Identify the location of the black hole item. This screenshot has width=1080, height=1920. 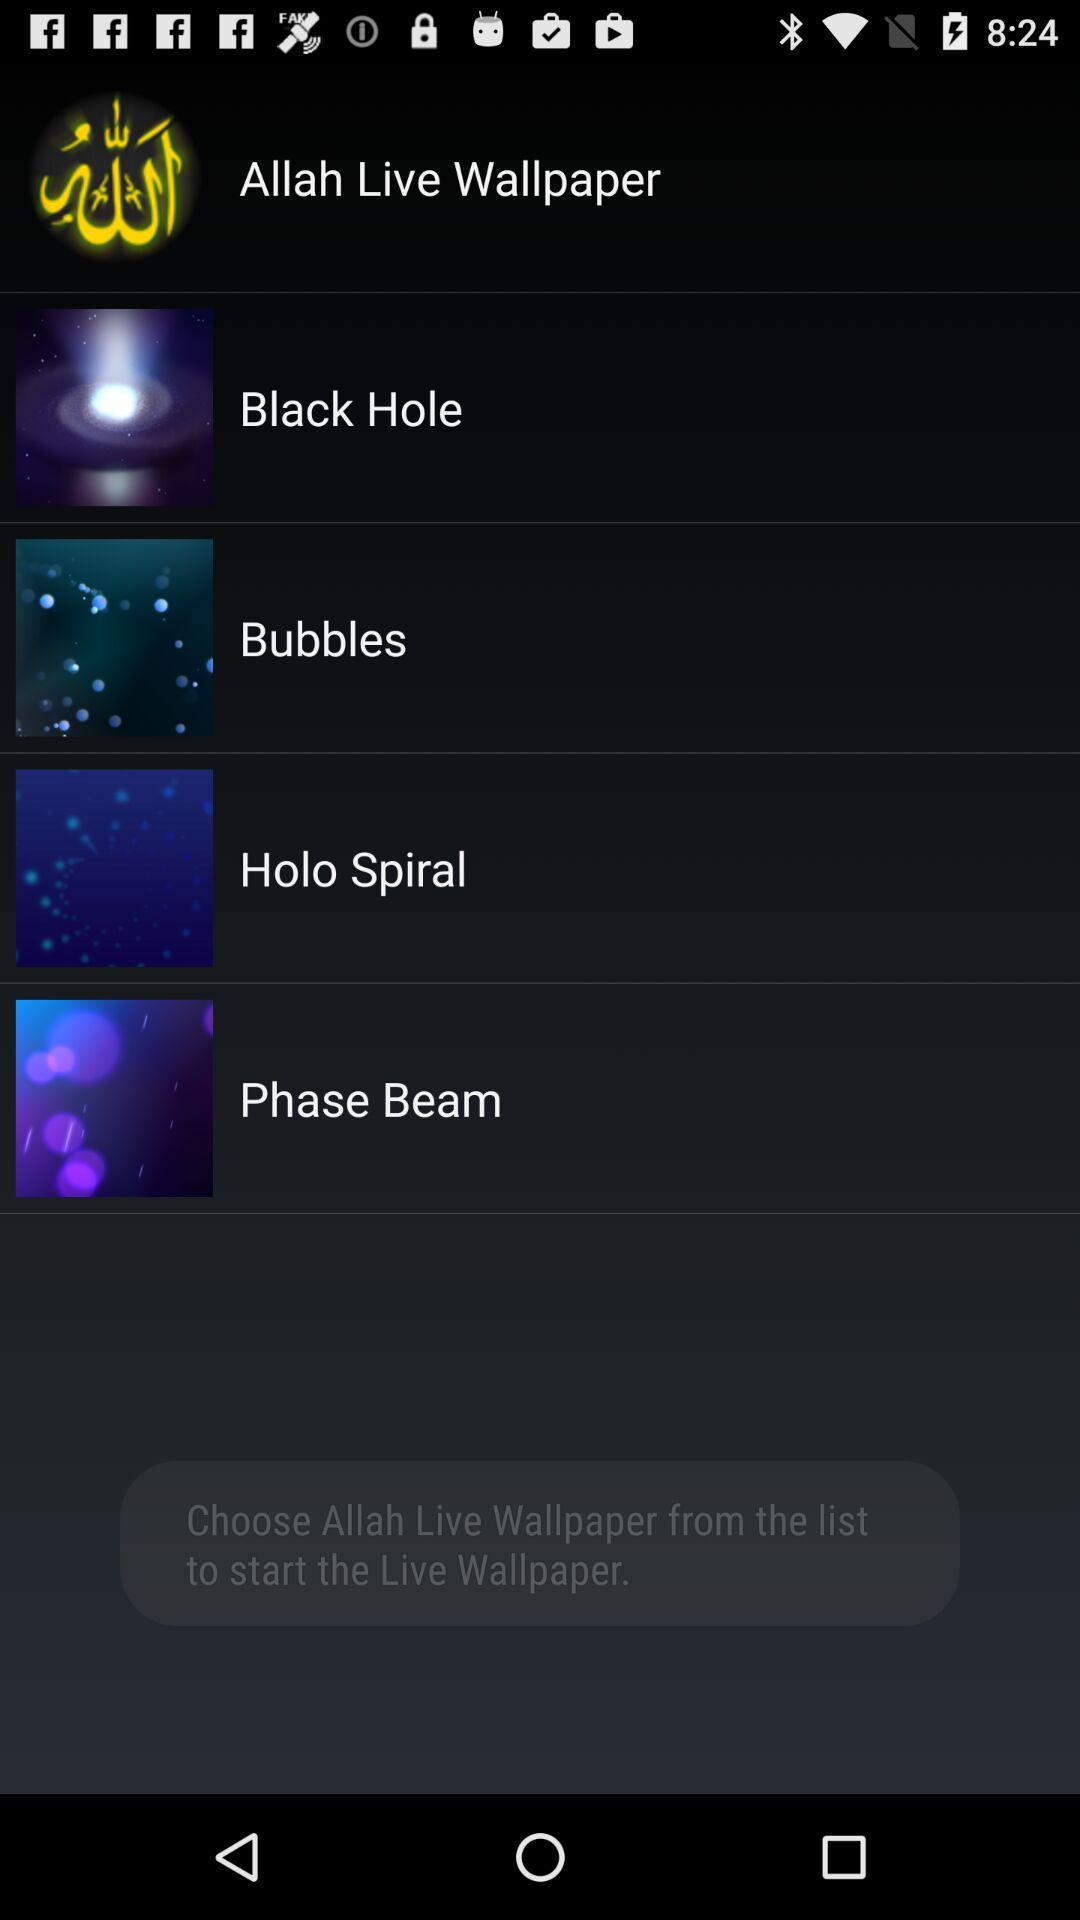
(350, 406).